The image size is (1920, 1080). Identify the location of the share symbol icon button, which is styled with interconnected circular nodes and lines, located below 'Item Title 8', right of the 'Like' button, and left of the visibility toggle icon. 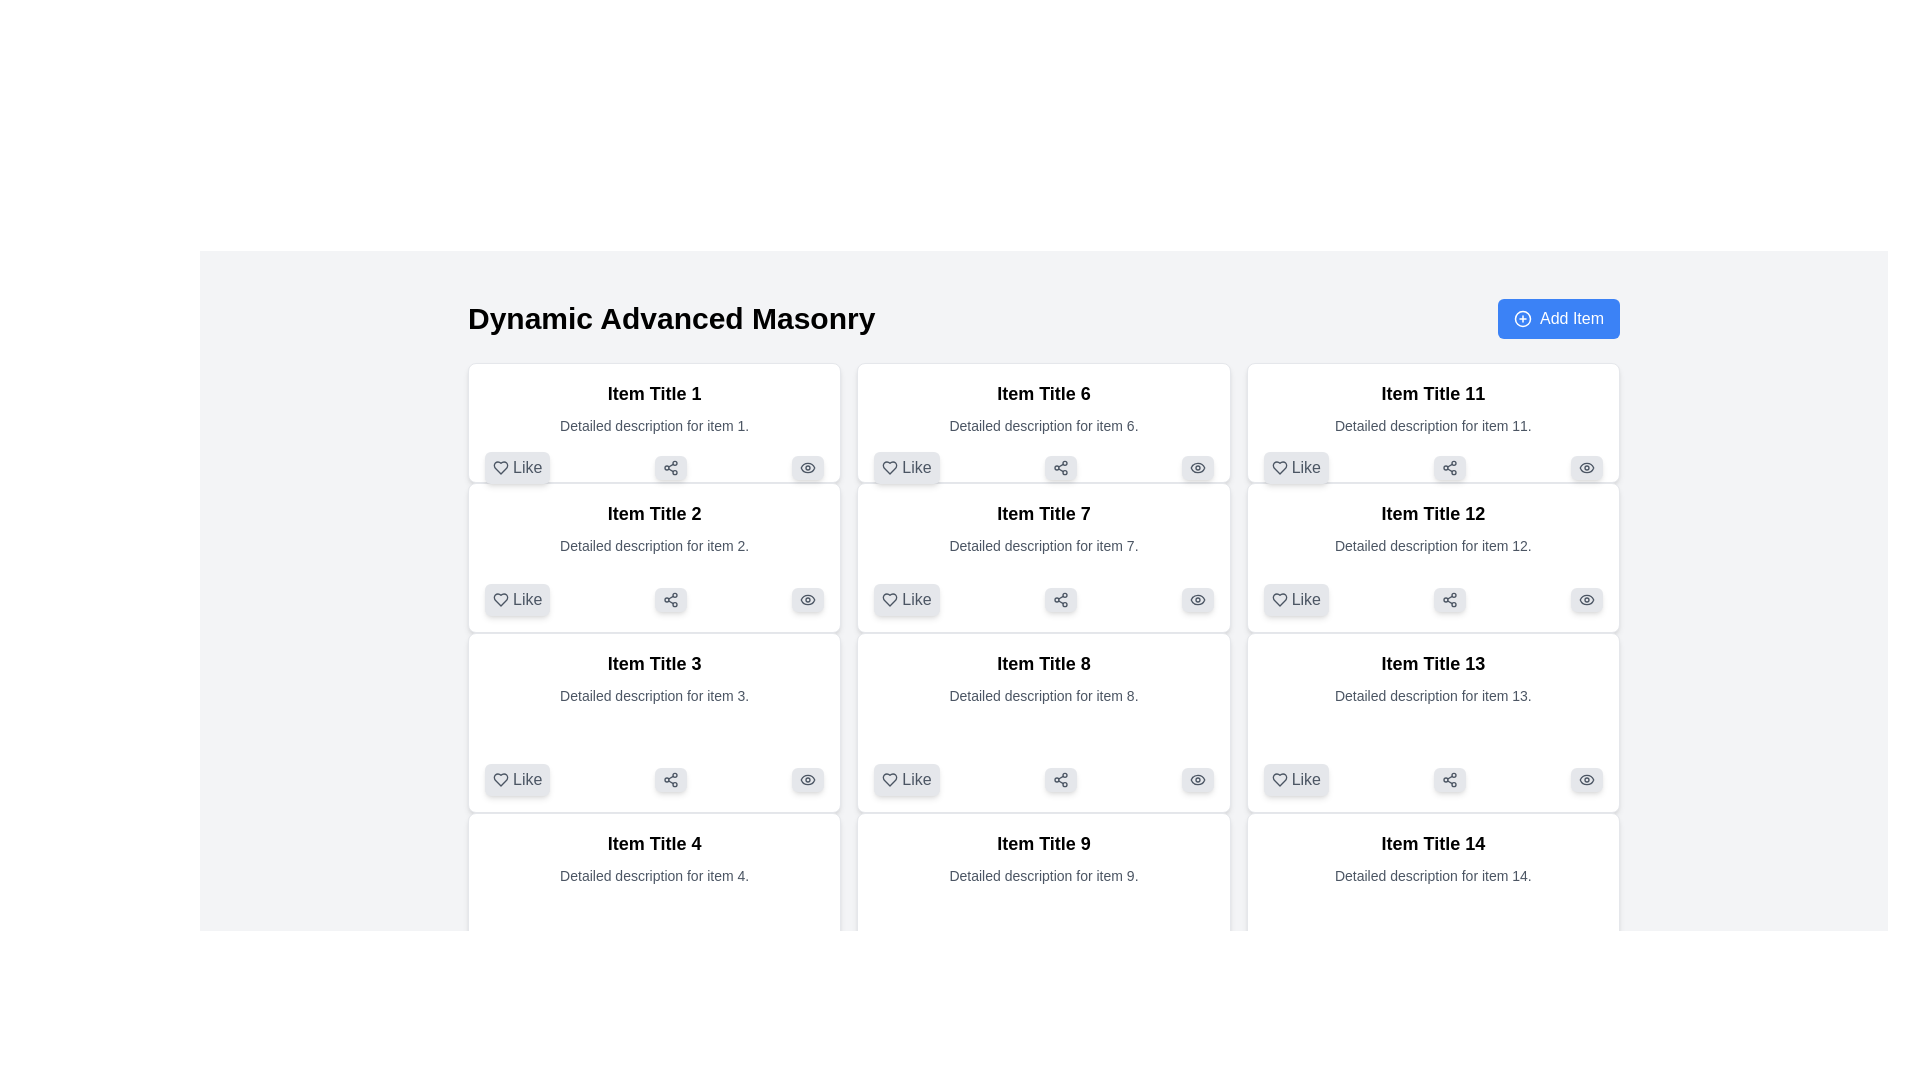
(1059, 778).